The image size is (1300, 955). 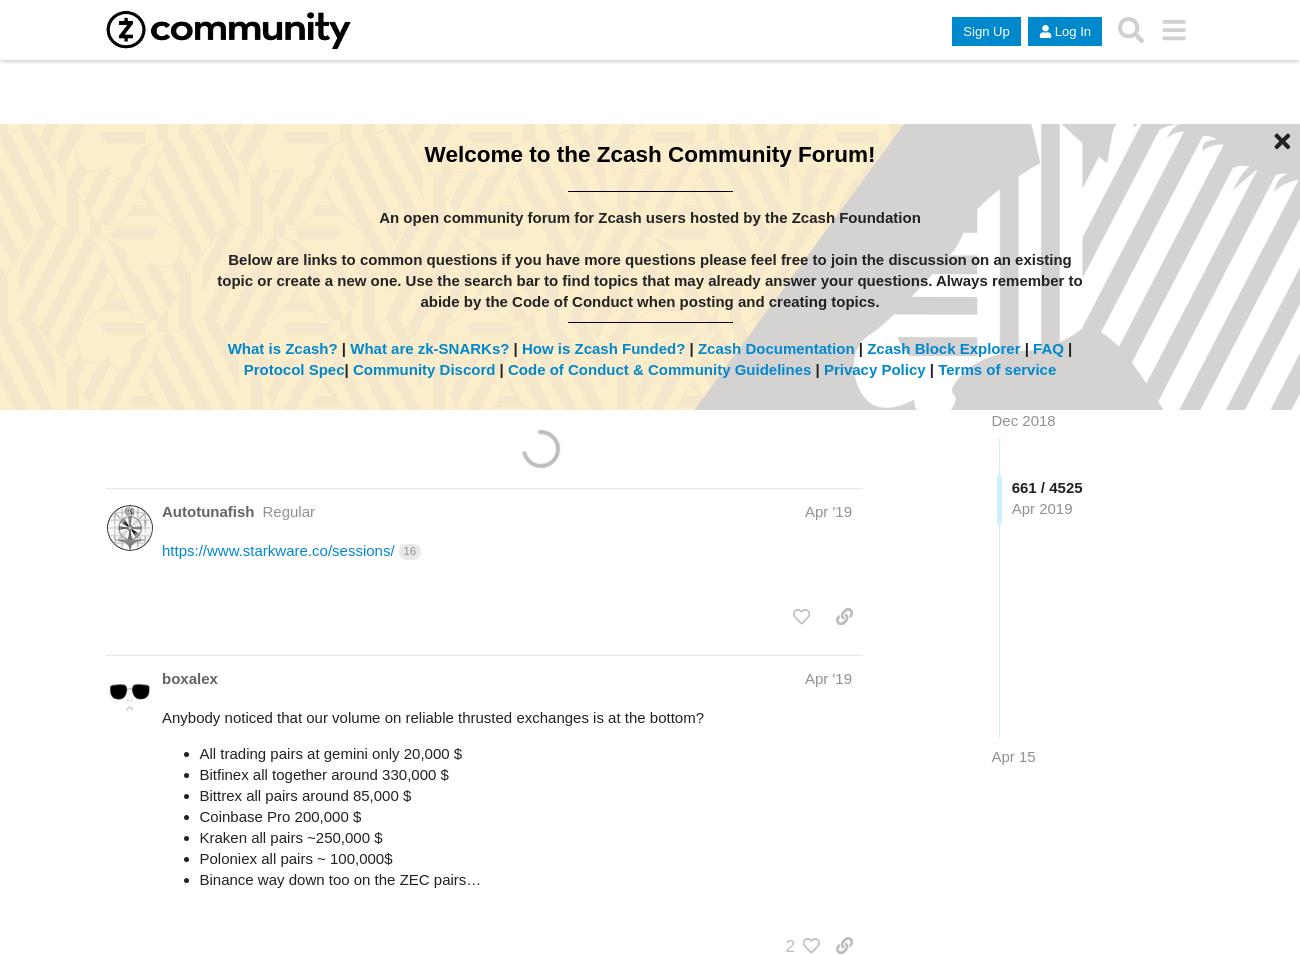 I want to click on 'Welcome to the Zcash Community Forum!', so click(x=649, y=153).